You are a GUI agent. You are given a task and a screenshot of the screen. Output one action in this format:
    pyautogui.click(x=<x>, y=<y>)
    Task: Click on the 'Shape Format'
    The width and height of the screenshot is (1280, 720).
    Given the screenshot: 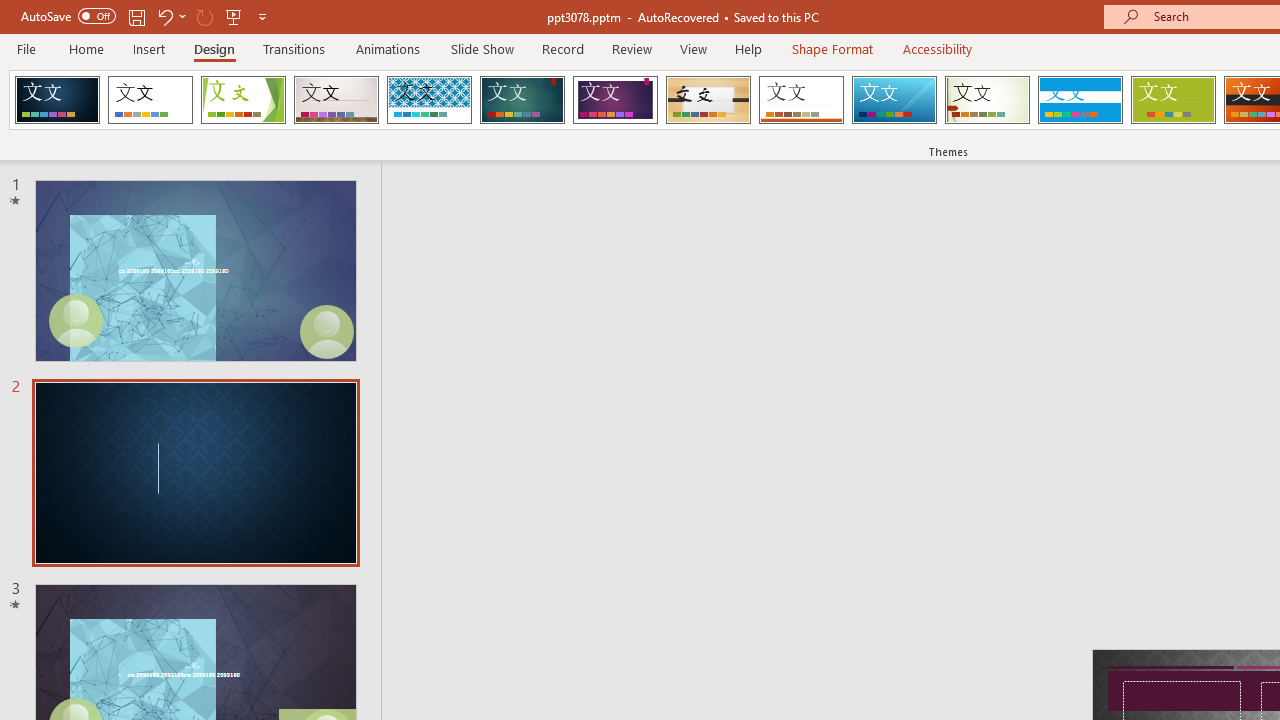 What is the action you would take?
    pyautogui.click(x=832, y=48)
    